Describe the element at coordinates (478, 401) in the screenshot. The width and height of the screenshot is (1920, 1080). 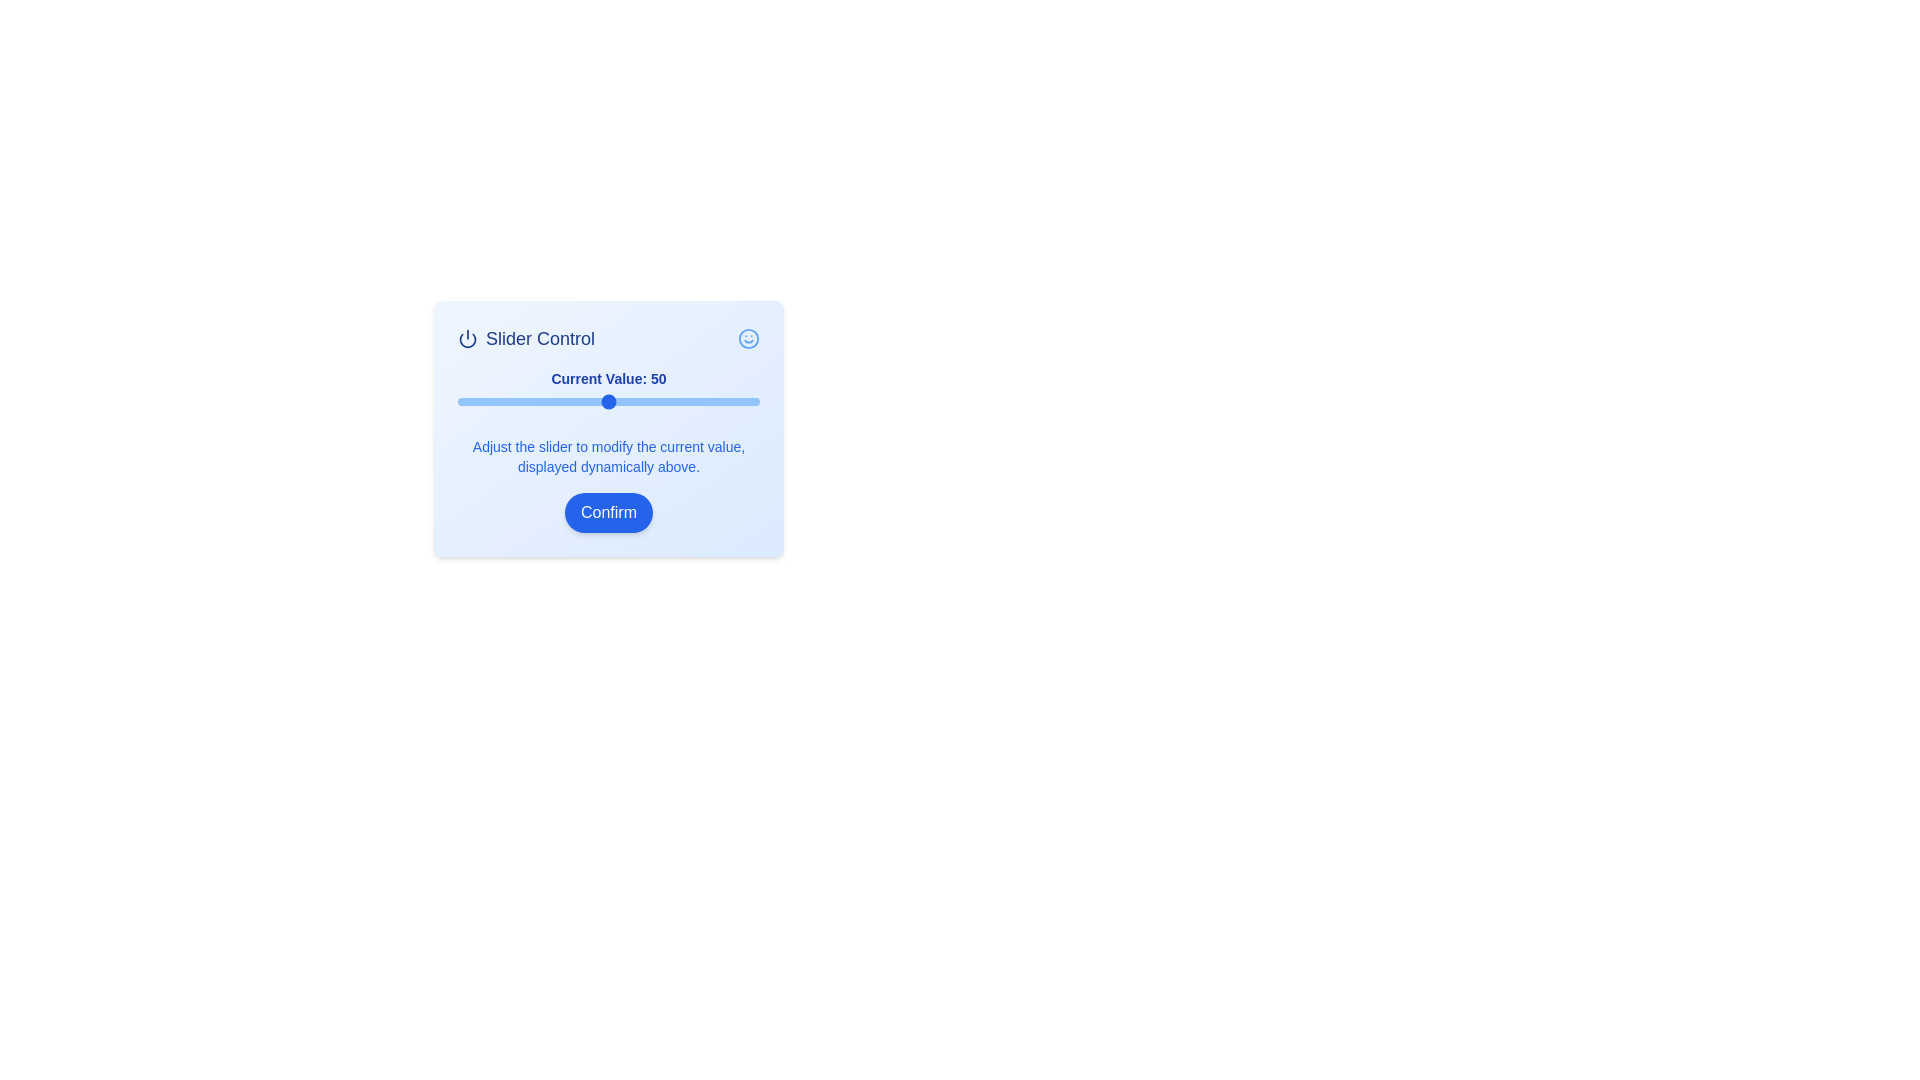
I see `the slider value` at that location.